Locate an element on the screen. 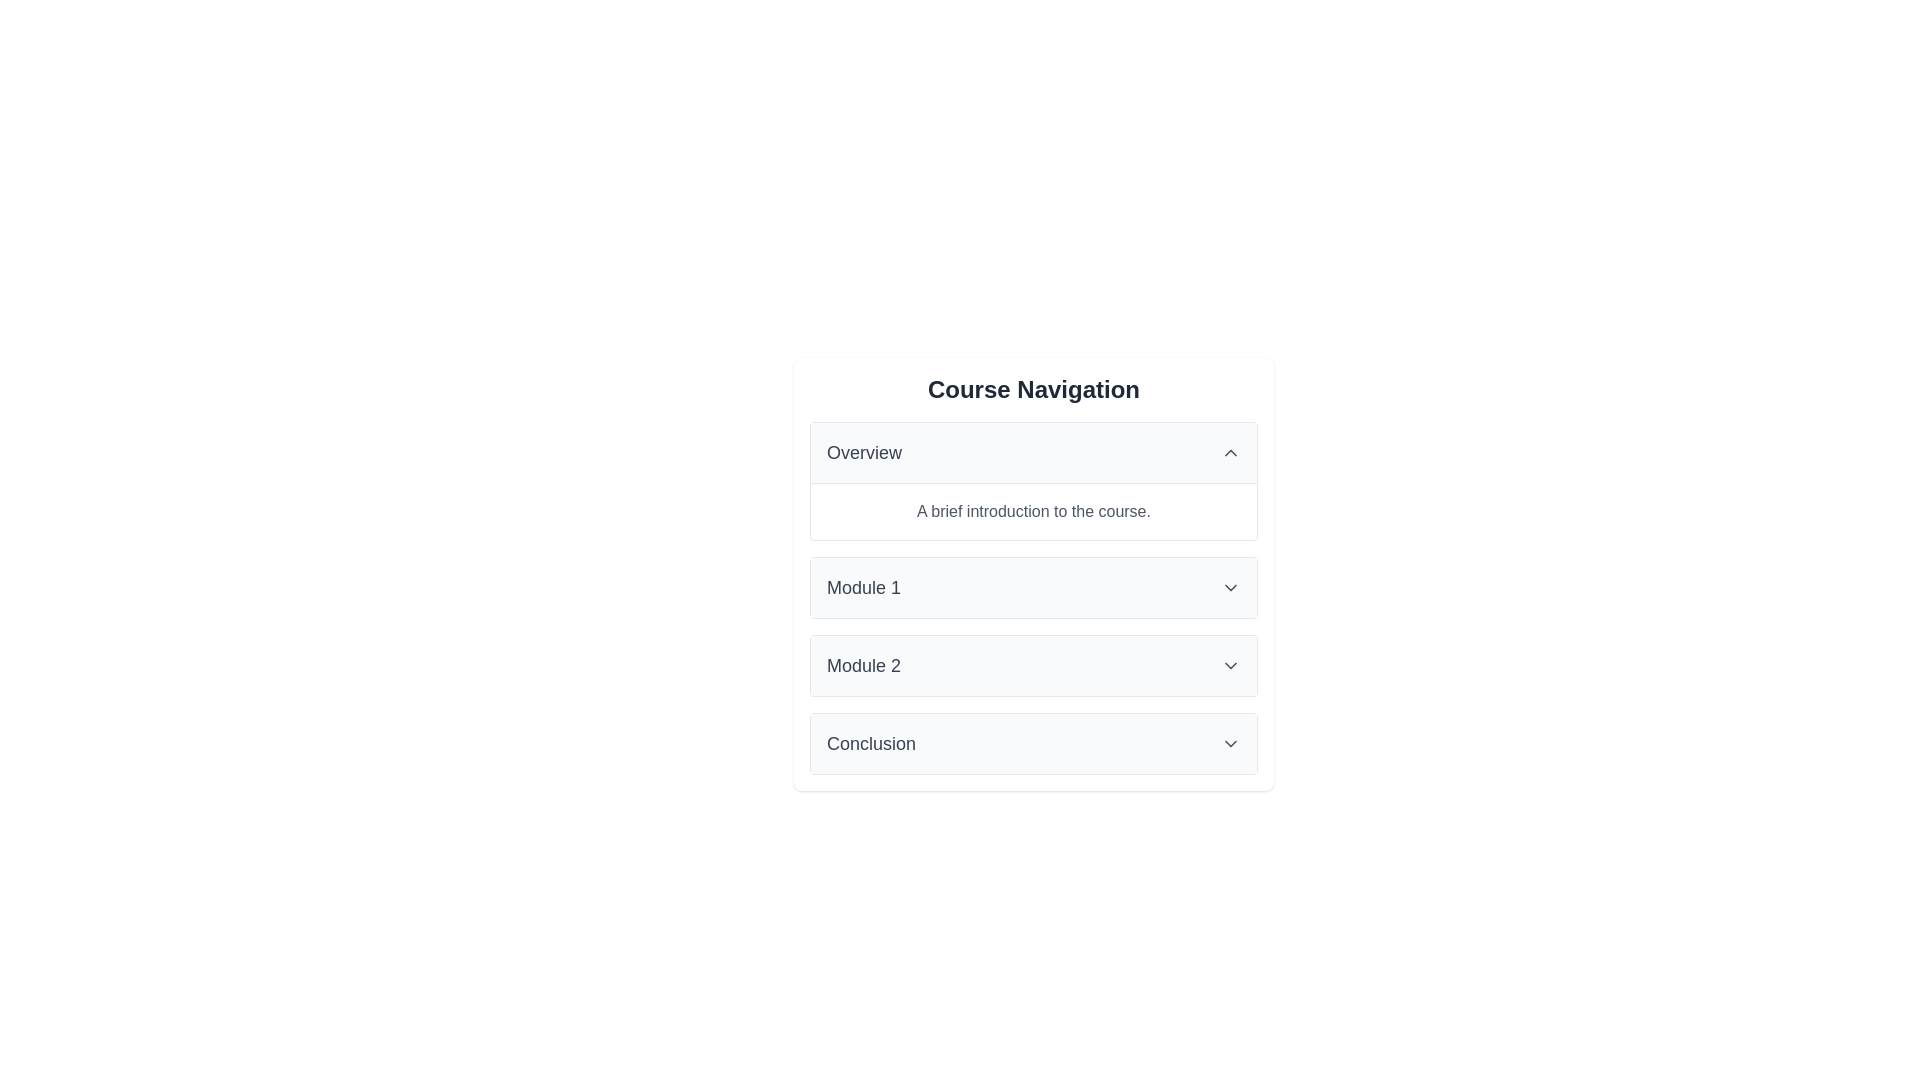 Image resolution: width=1920 pixels, height=1080 pixels. the downward-facing chevron icon located to the right of the 'Module 2' list item is located at coordinates (1229, 666).